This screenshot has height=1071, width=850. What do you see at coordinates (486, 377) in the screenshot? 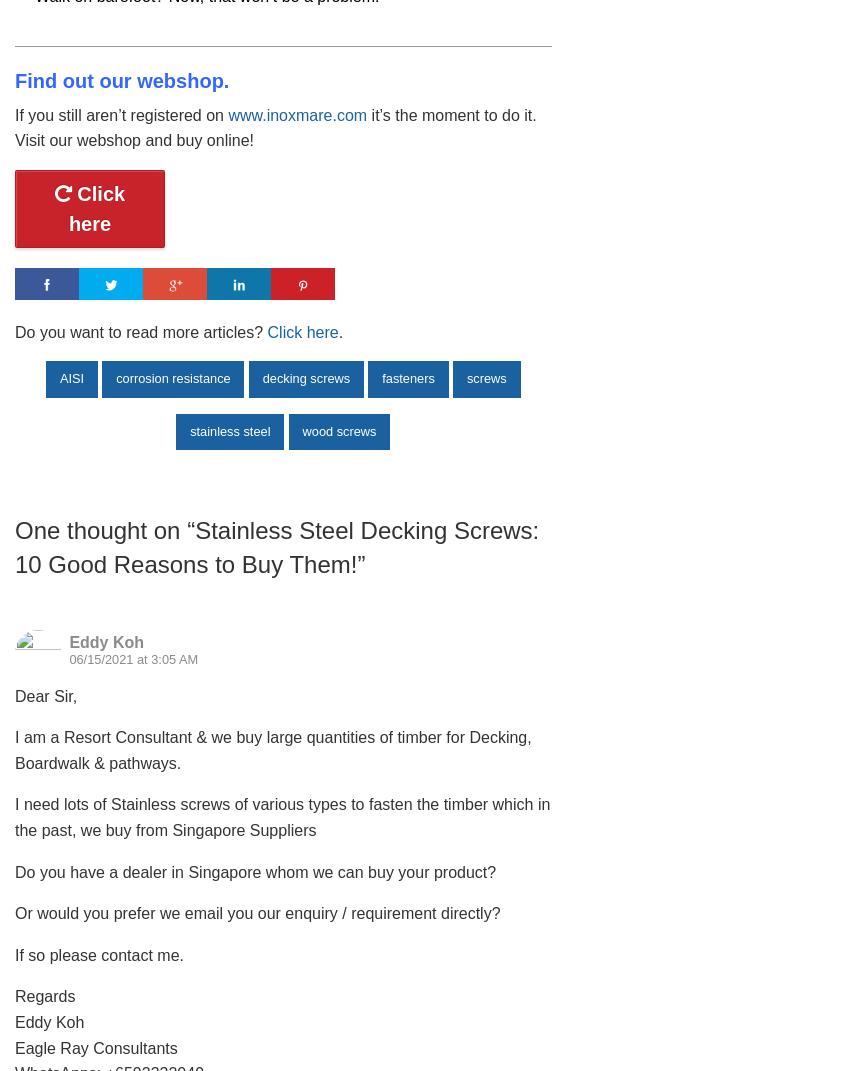
I see `'screws'` at bounding box center [486, 377].